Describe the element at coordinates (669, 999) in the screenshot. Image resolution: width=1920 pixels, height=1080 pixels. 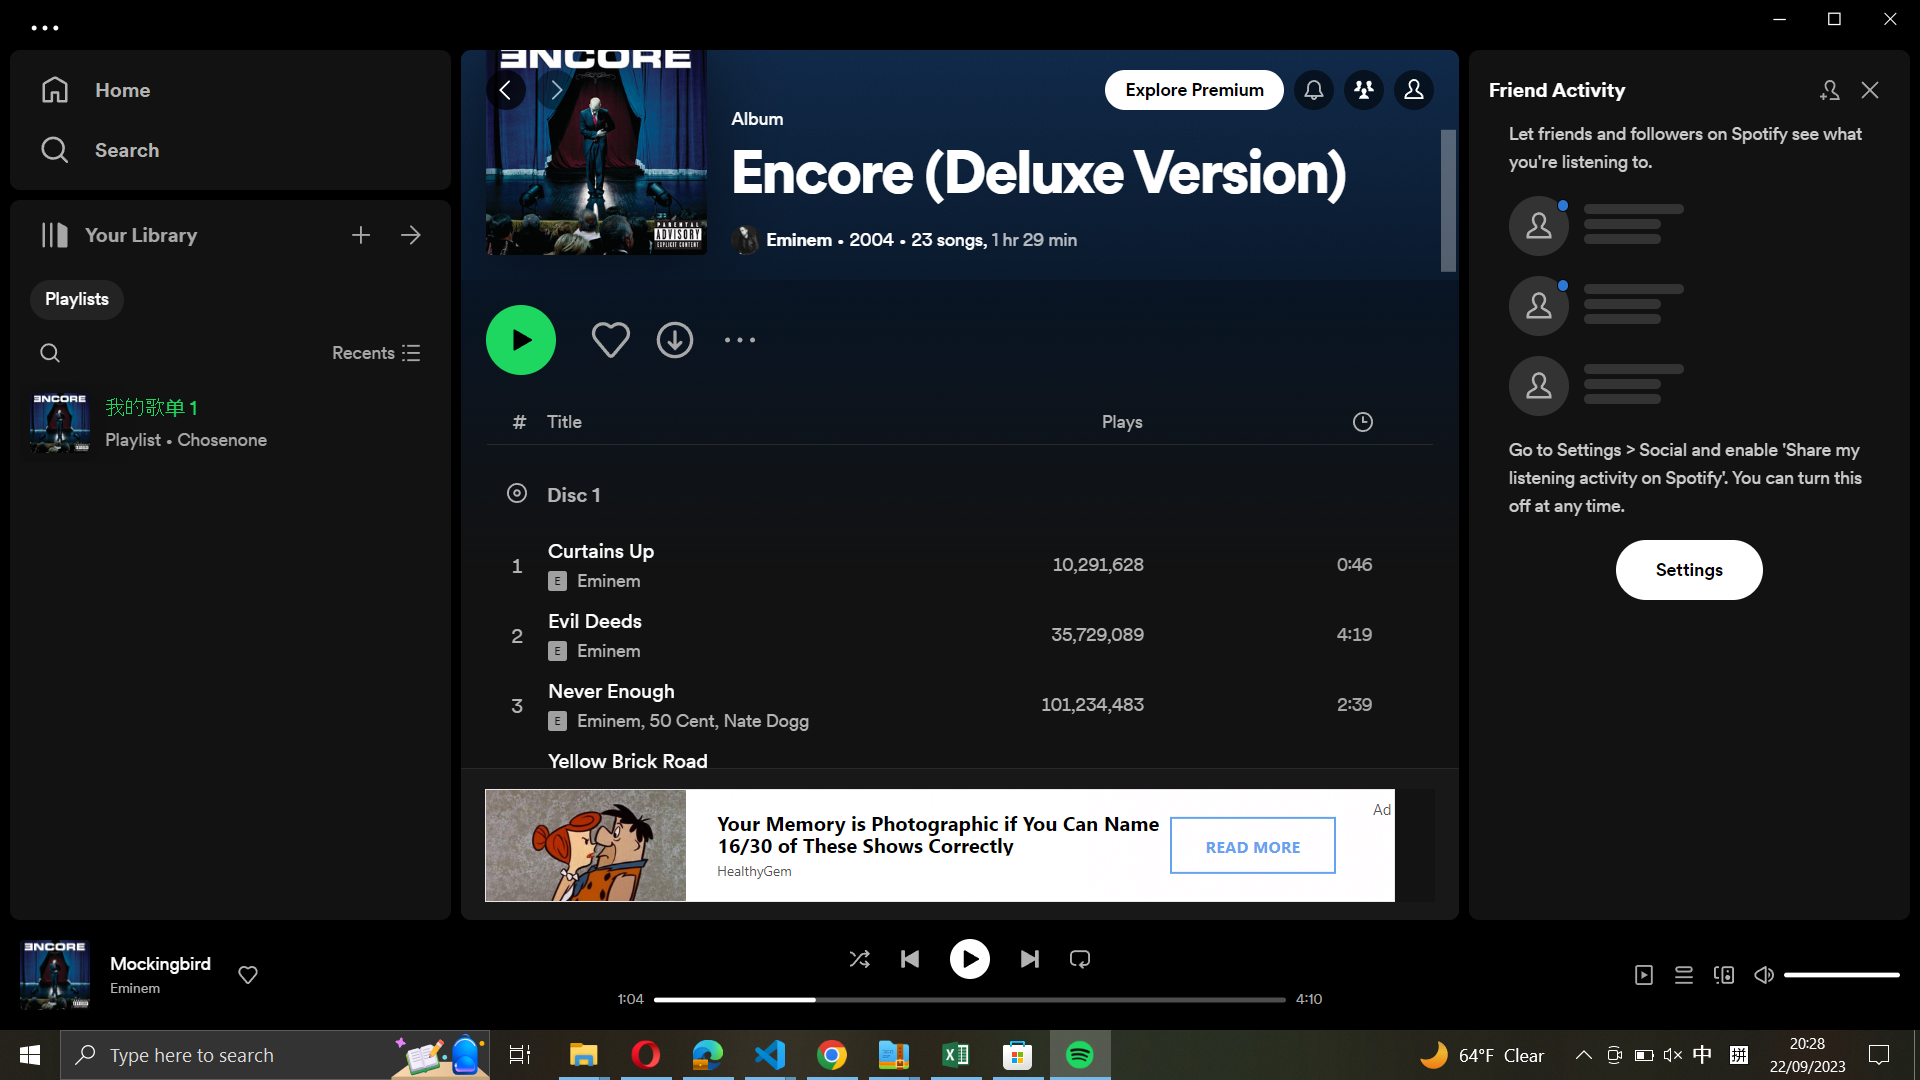
I see `the starting point of the currently playing track` at that location.